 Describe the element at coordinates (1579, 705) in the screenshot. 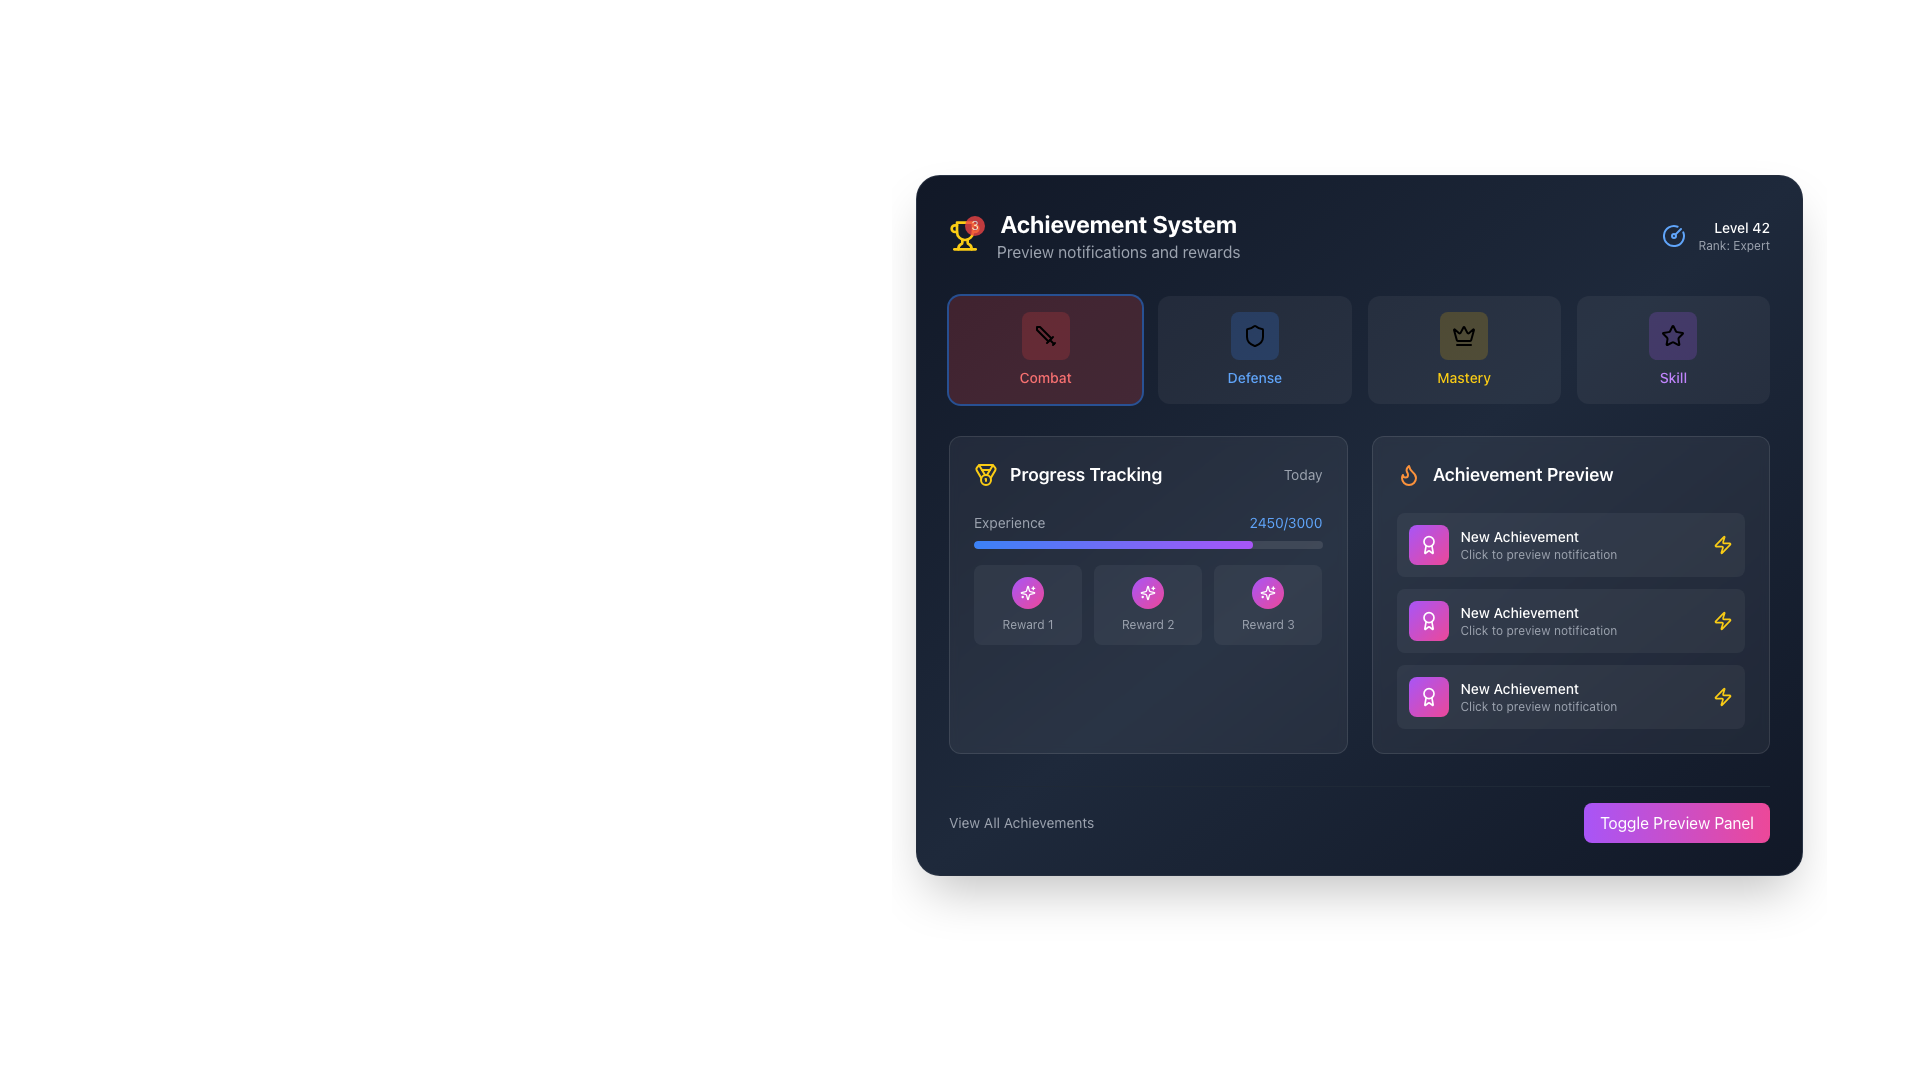

I see `the Text label that provides additional descriptive information about the functionality of the associated card in the 'Achievement Preview' section, located below 'New Achievement.'` at that location.